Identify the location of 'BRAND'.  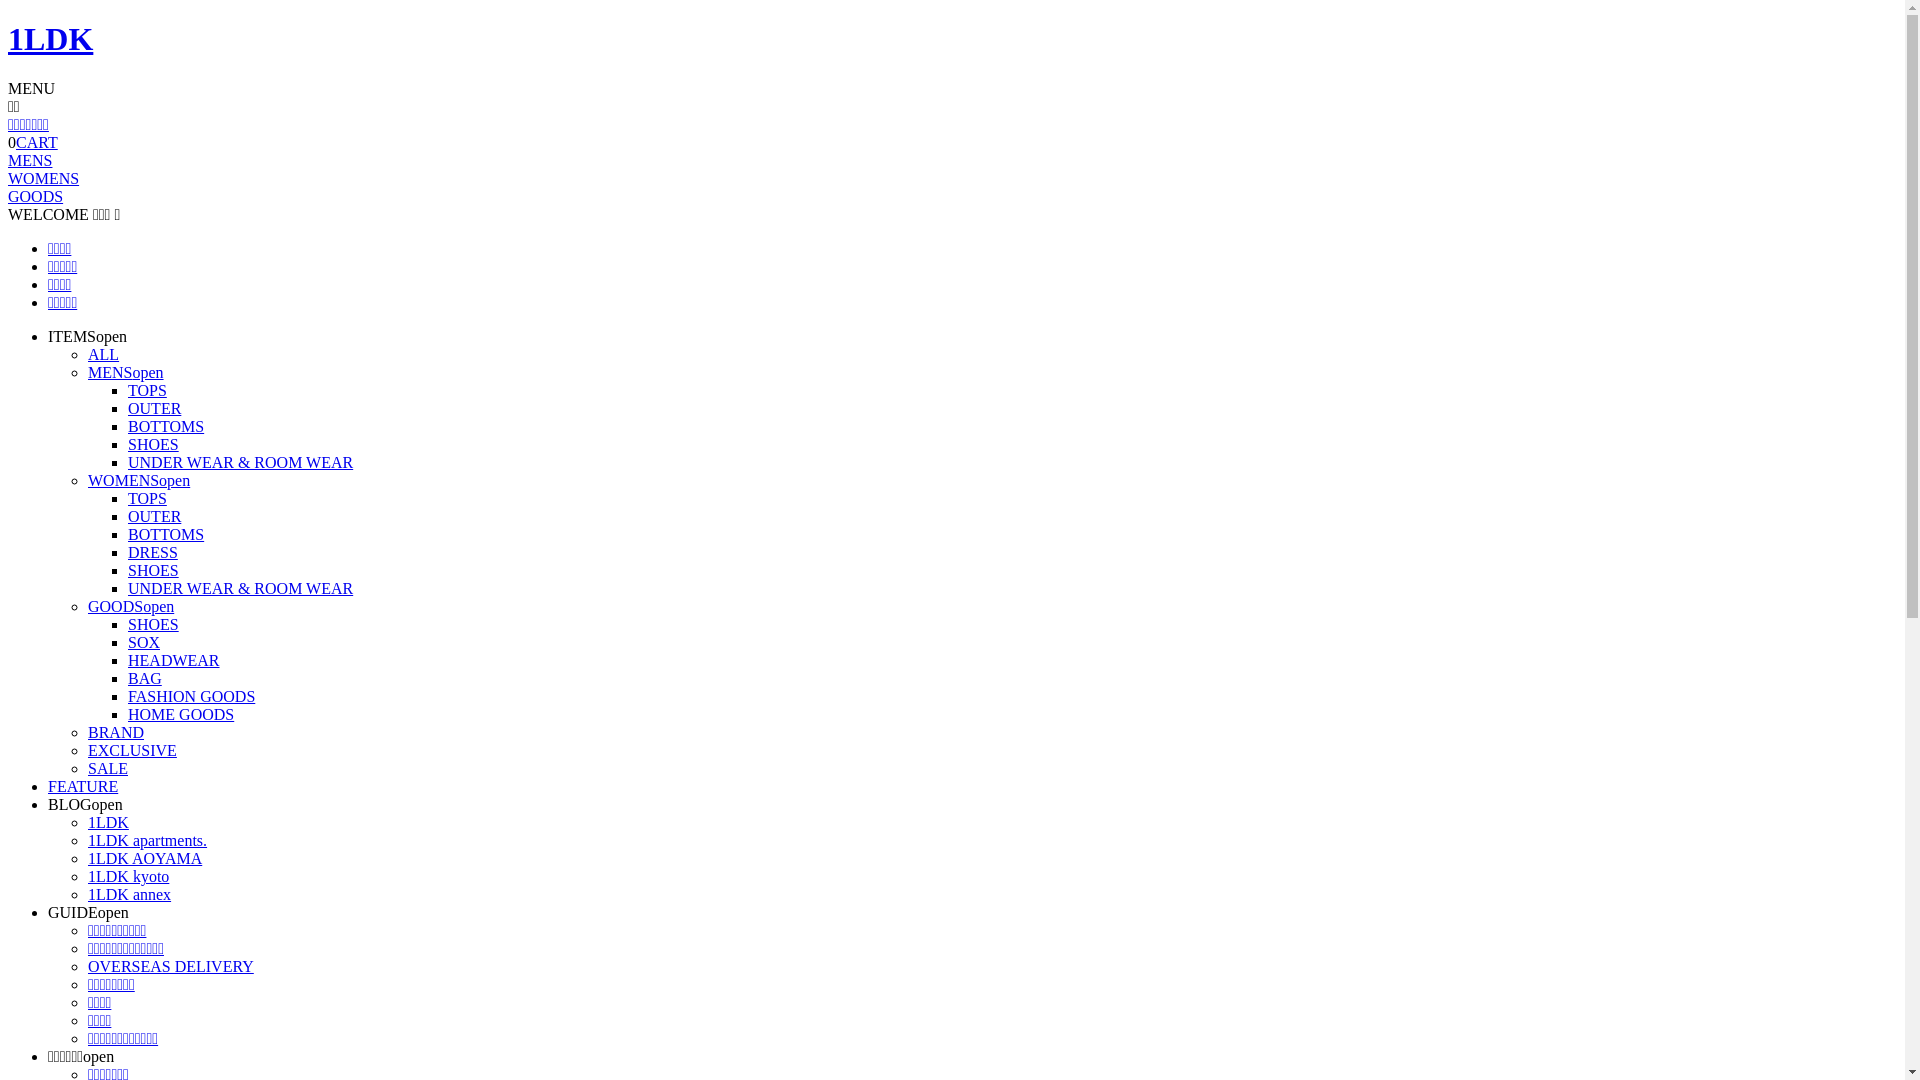
(114, 732).